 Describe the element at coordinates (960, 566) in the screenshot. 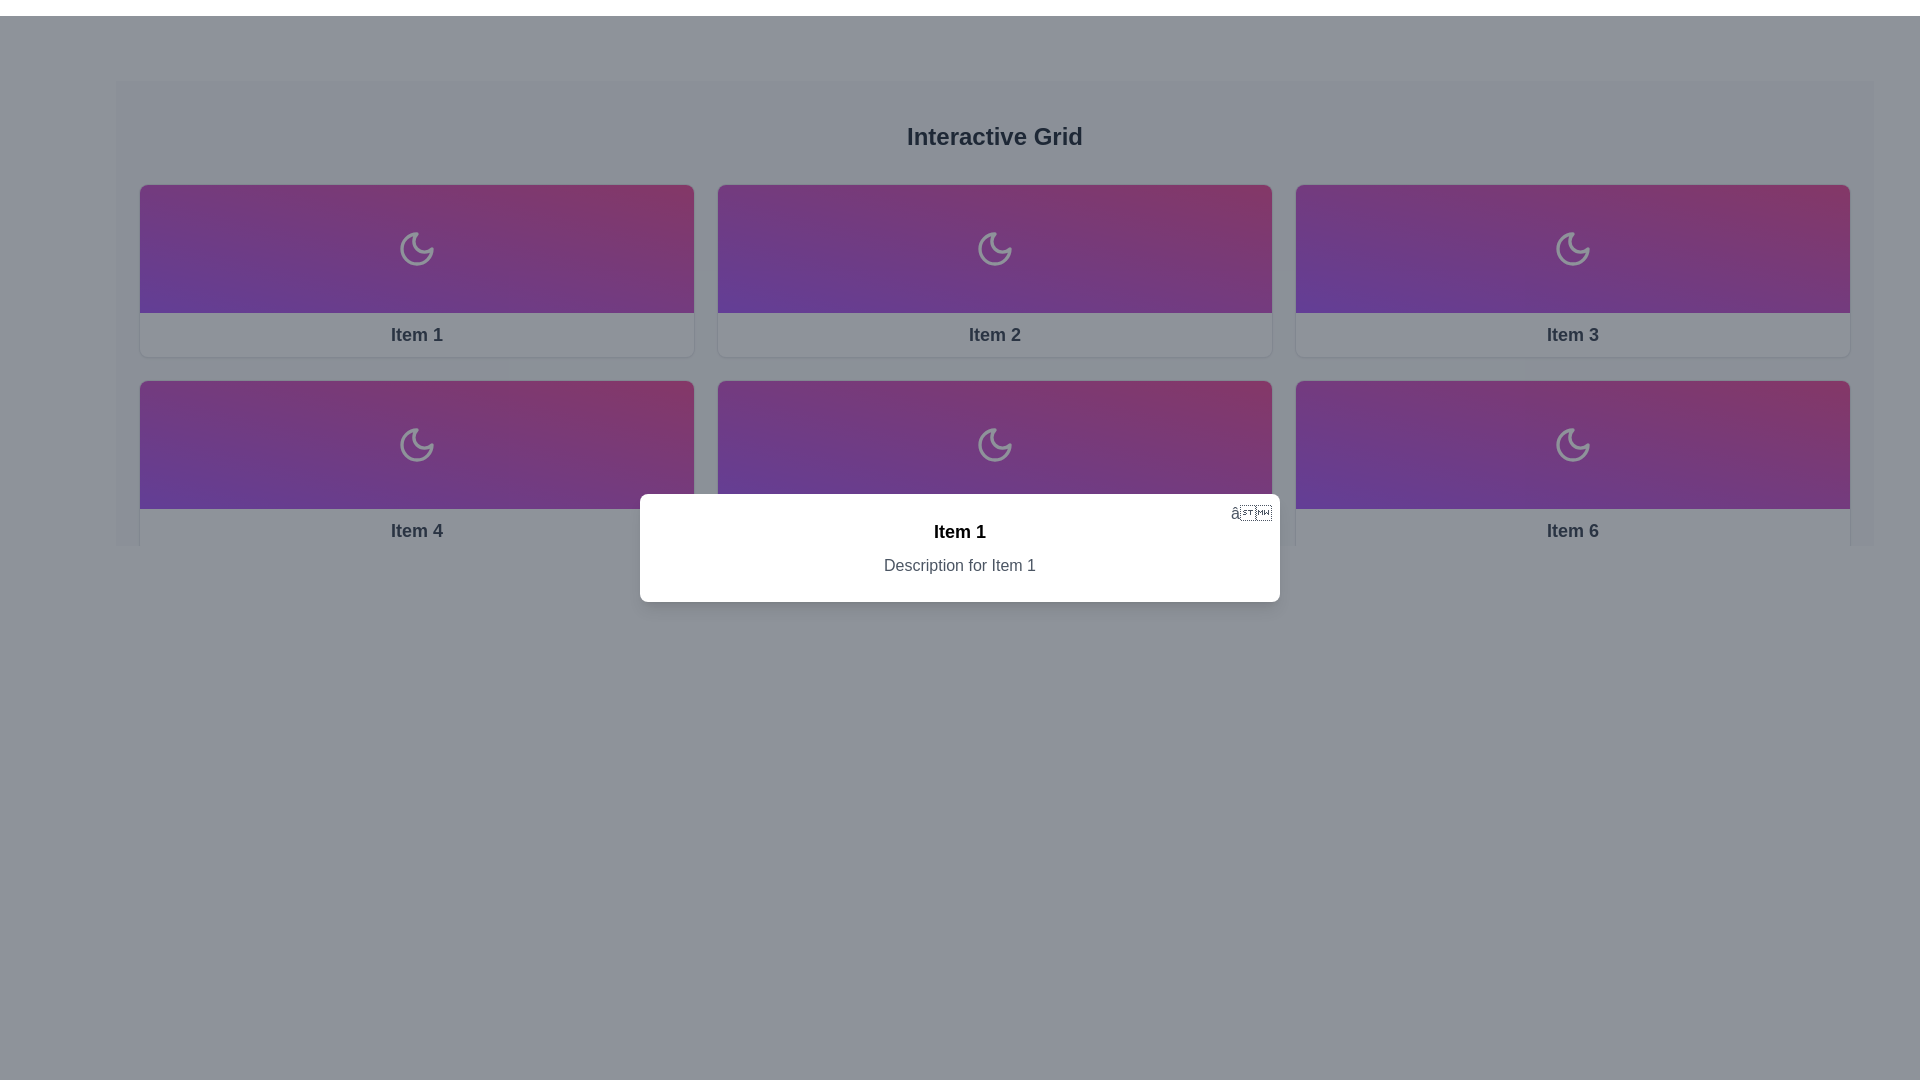

I see `text from the Label element that displays 'Description for Item 1', which is styled with centered alignment and gray color, located below the bold 'Item 1' label` at that location.